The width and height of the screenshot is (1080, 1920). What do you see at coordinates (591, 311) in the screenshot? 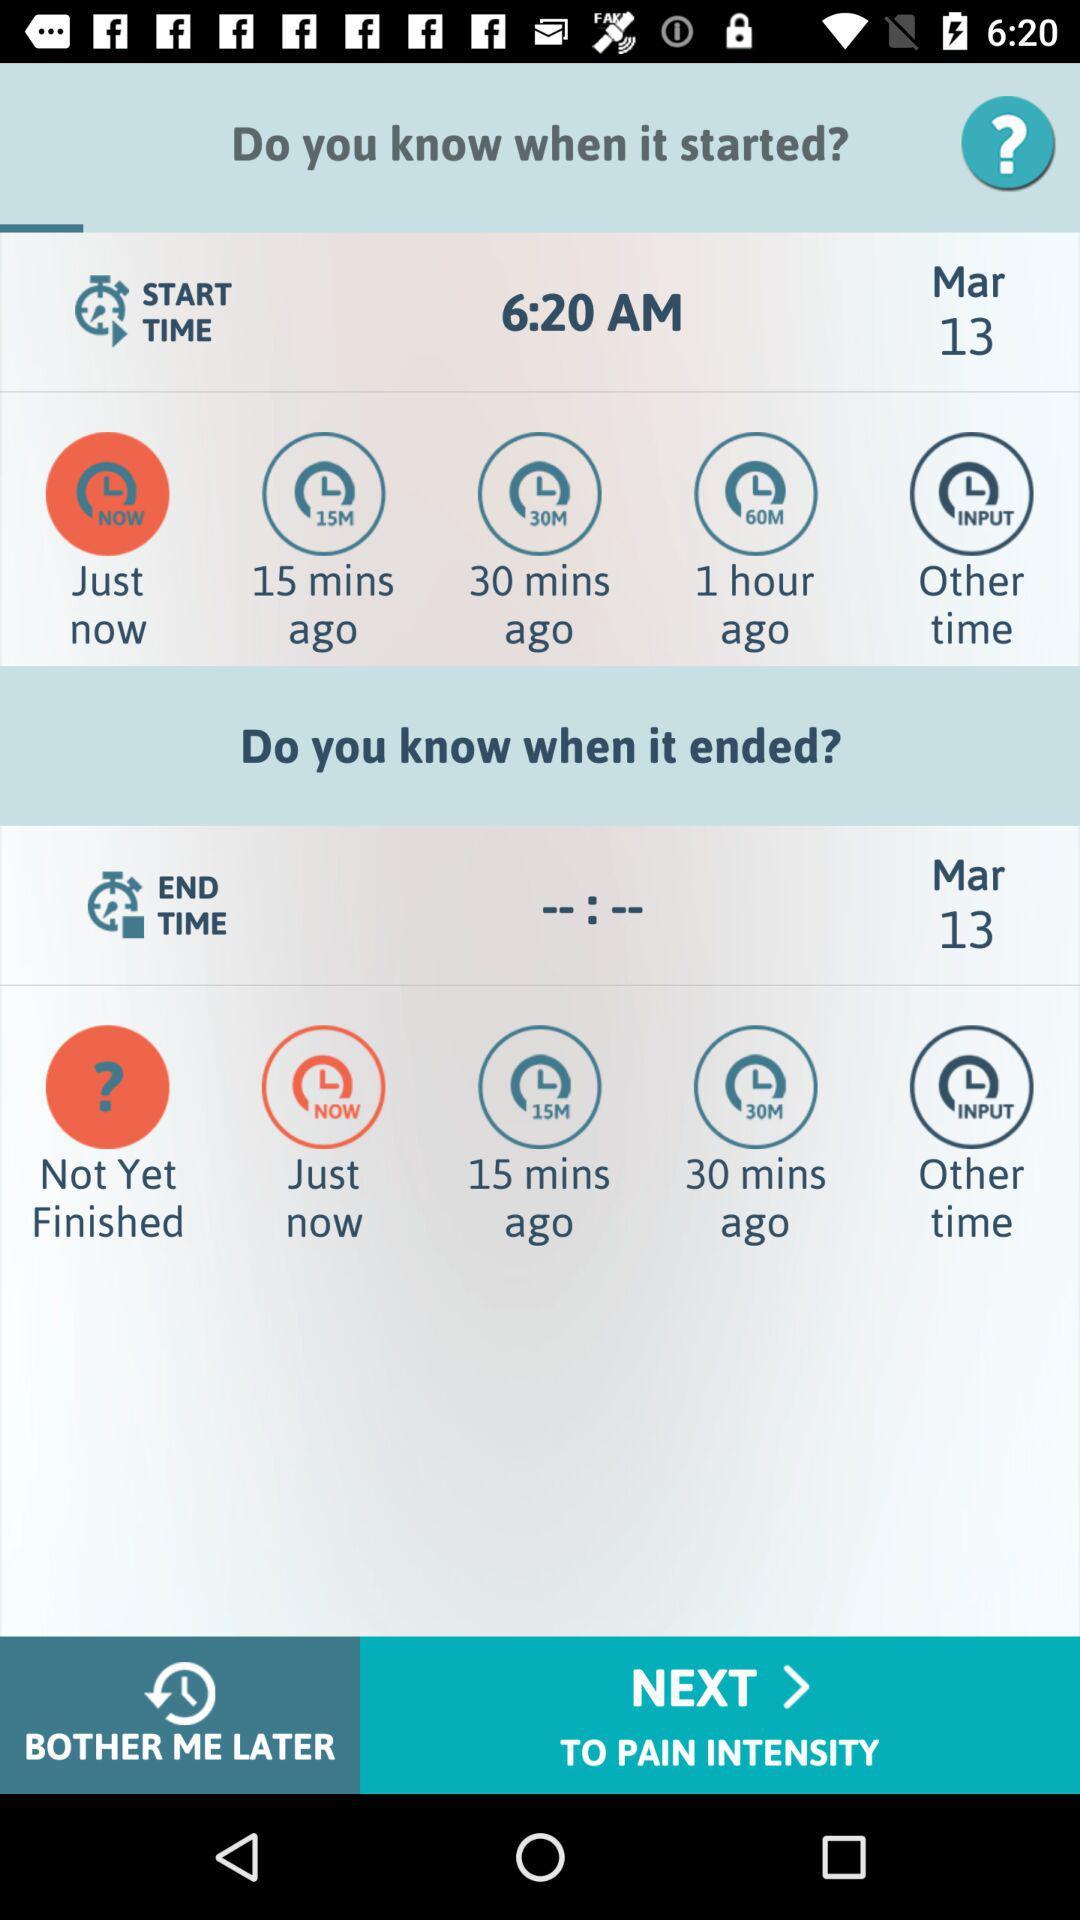
I see `the 6:20 am item` at bounding box center [591, 311].